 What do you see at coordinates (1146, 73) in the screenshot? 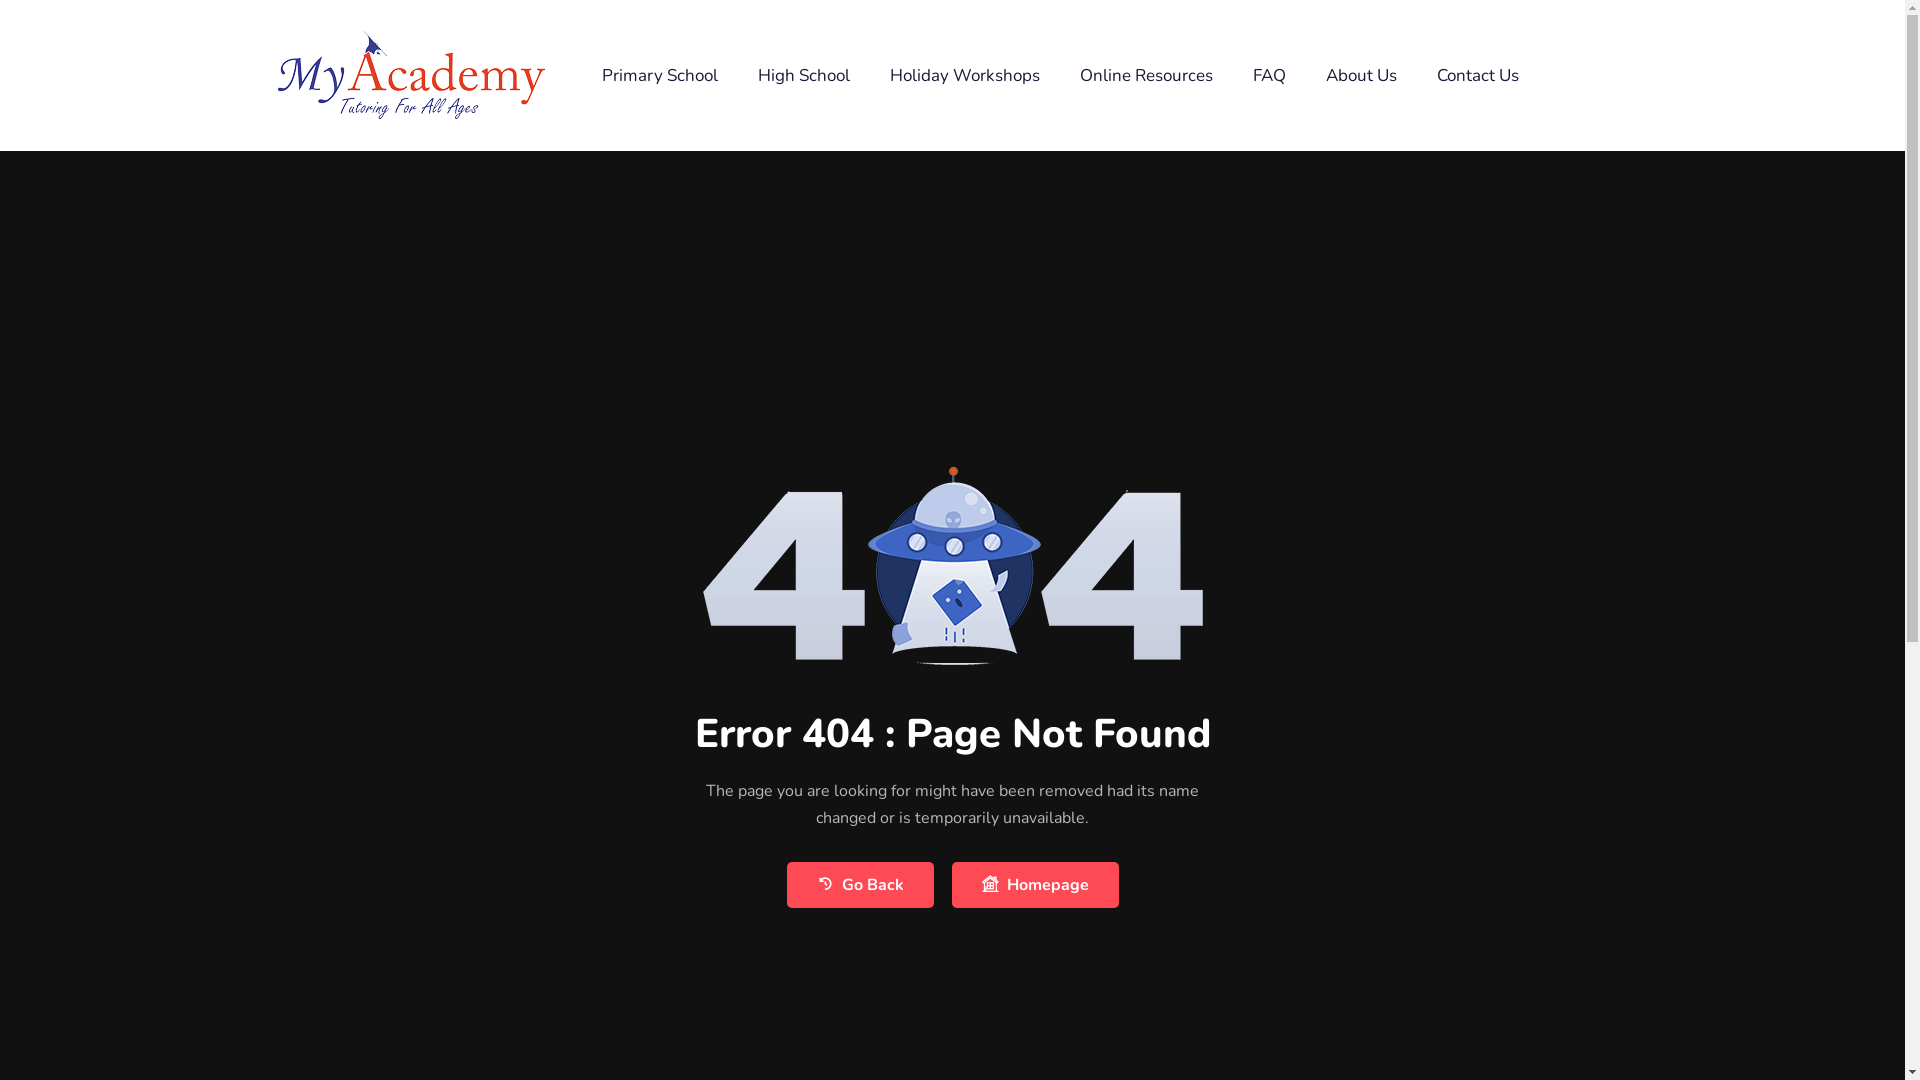
I see `'Online Resources'` at bounding box center [1146, 73].